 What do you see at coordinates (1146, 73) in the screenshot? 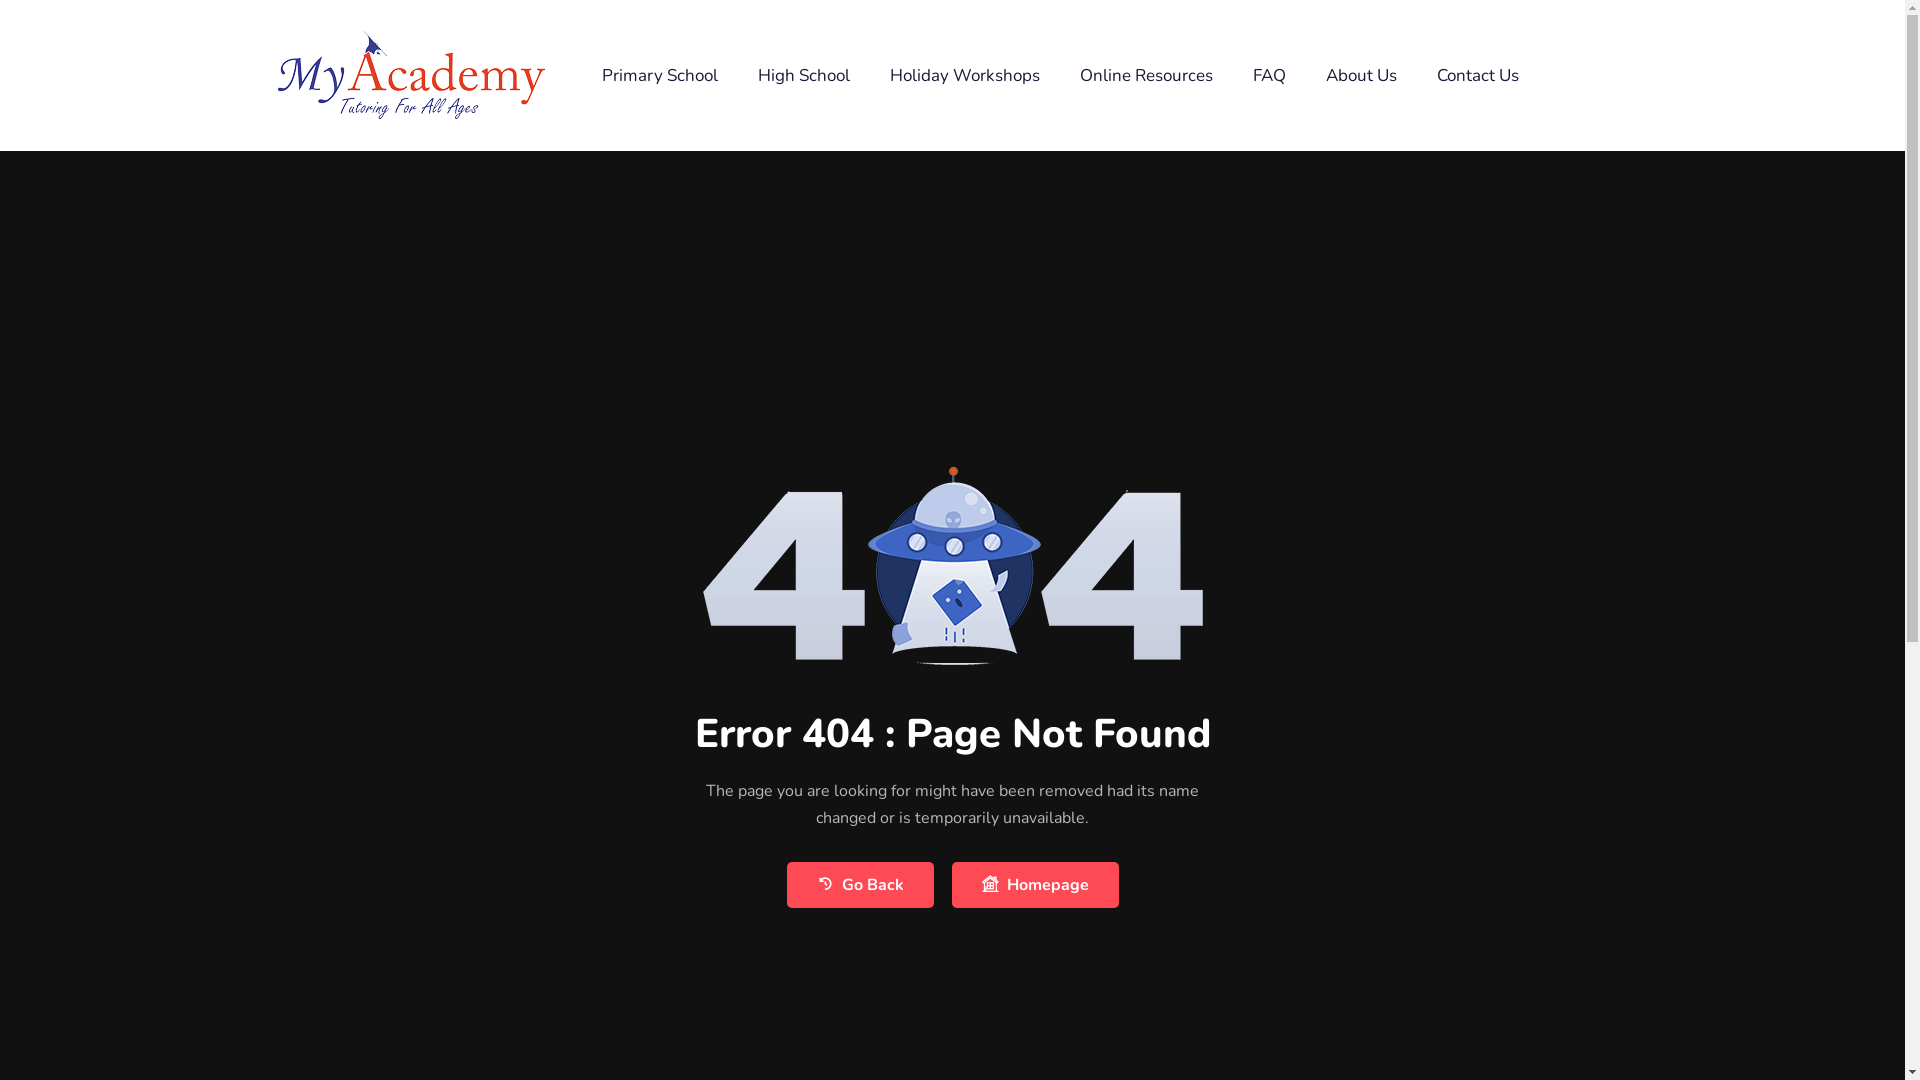
I see `'Online Resources'` at bounding box center [1146, 73].